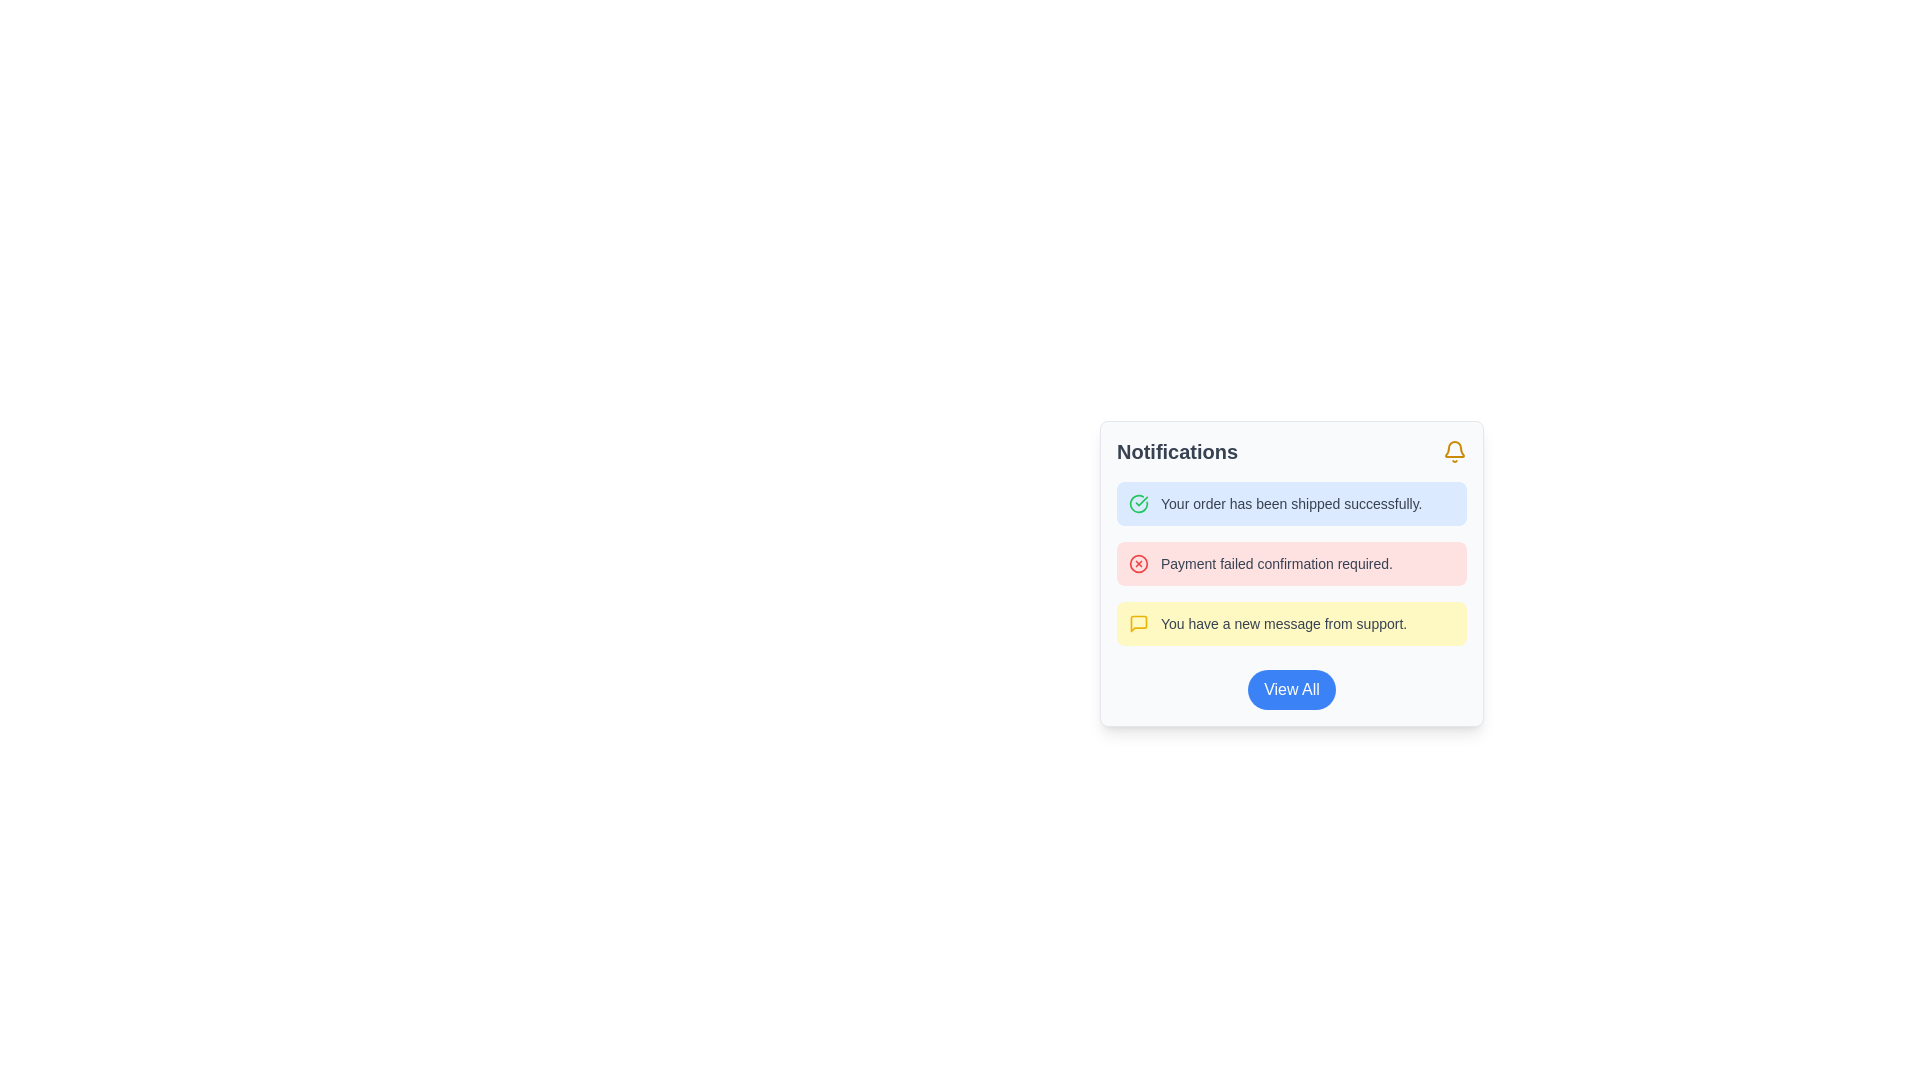  What do you see at coordinates (1291, 574) in the screenshot?
I see `the Notification Card that displays user notifications, categorized into individual messages with icons and descriptions, located in a fixed modal window below the header labeled 'Notifications'` at bounding box center [1291, 574].